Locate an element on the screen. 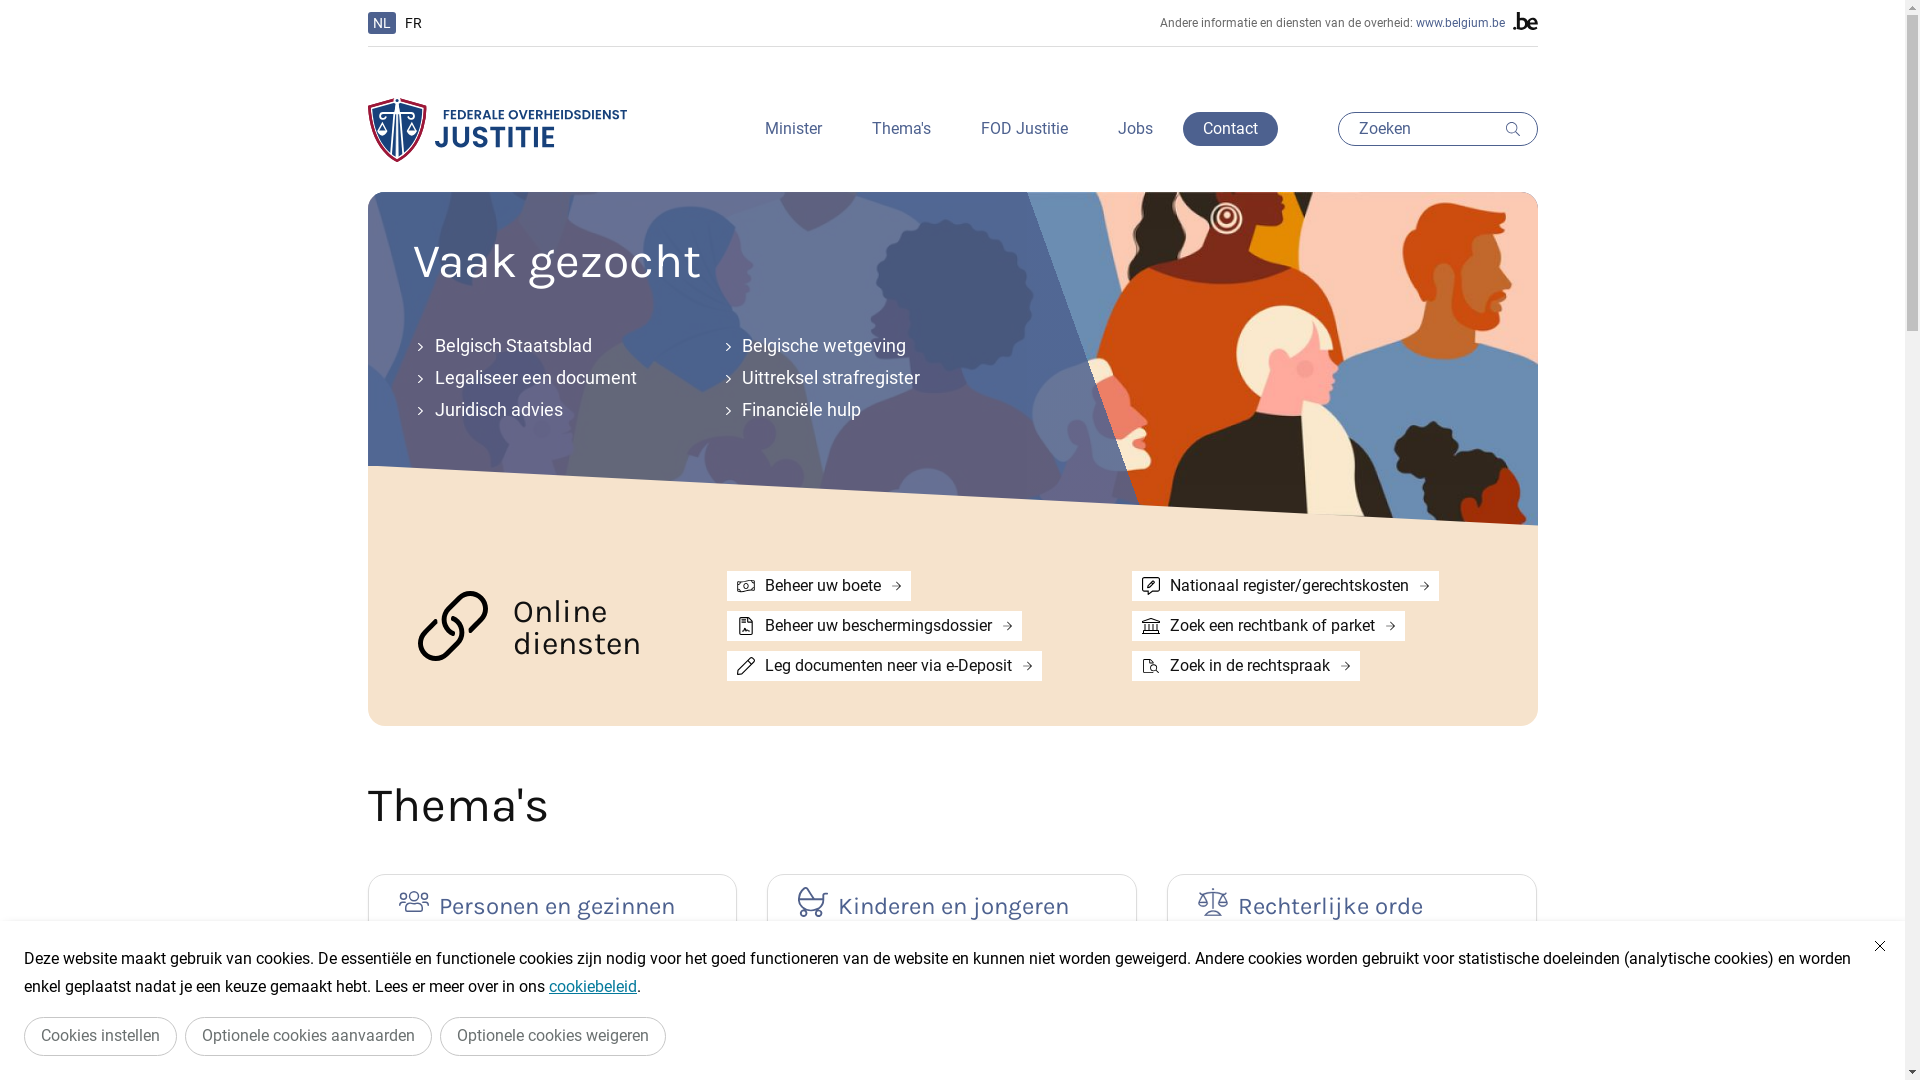 Image resolution: width=1920 pixels, height=1080 pixels. 'Contact' is located at coordinates (1228, 128).